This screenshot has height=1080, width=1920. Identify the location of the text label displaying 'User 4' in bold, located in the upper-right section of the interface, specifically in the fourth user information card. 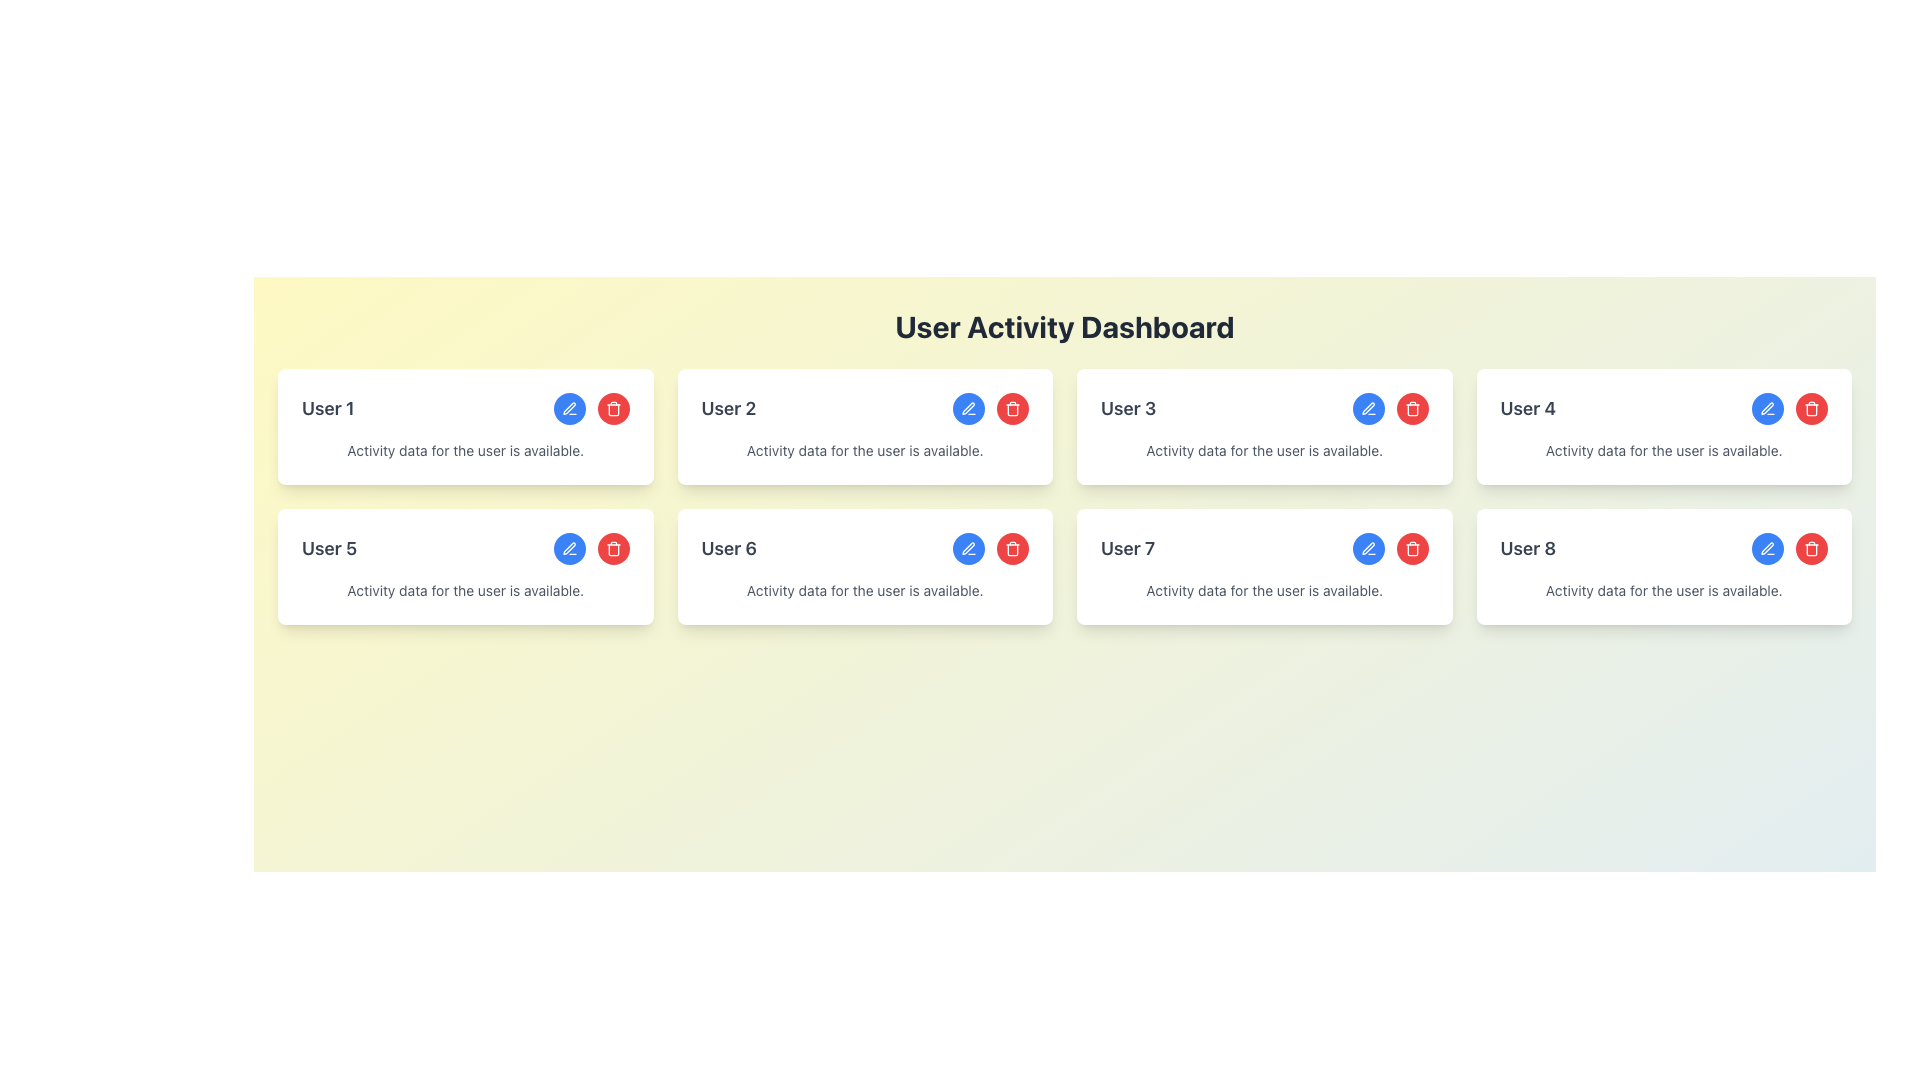
(1527, 407).